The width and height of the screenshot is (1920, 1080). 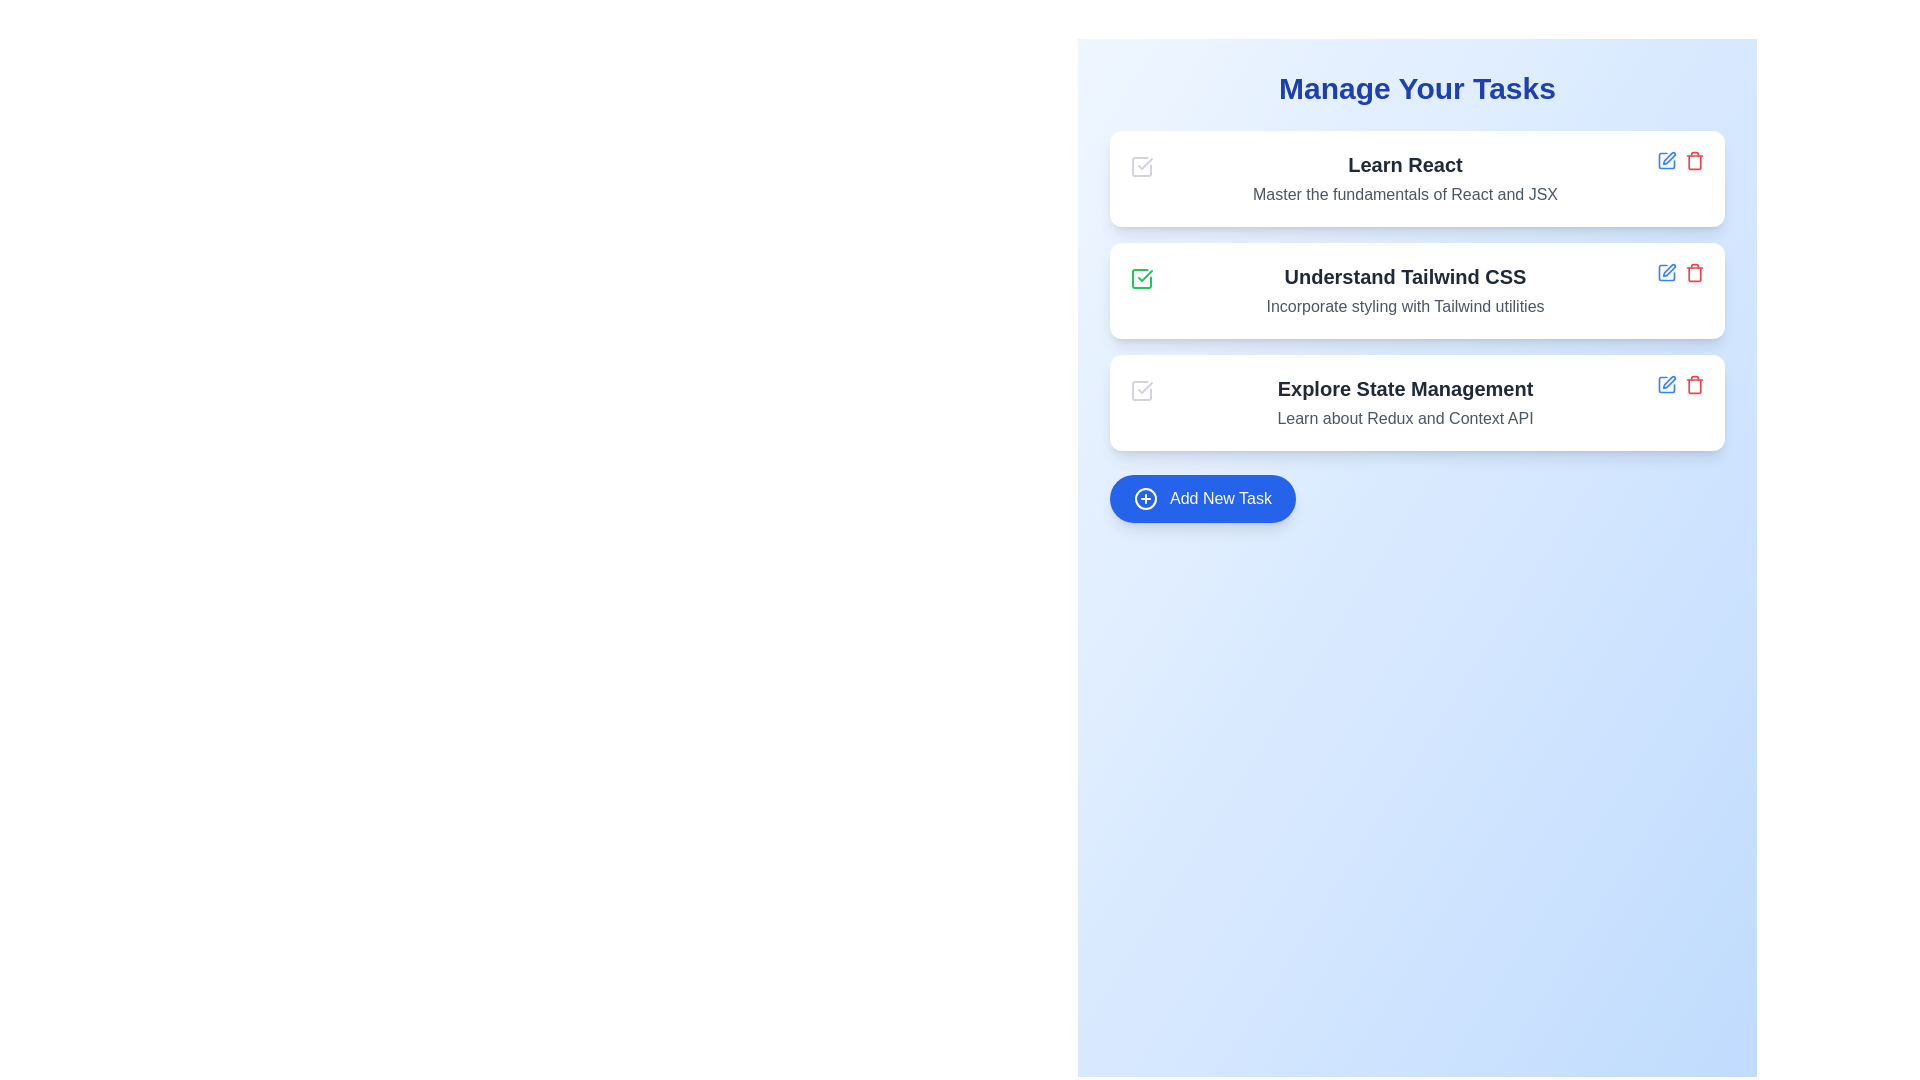 What do you see at coordinates (1146, 497) in the screenshot?
I see `the circular icon with a blue background, white border, and red cross located to the left of the 'Add New Task' button` at bounding box center [1146, 497].